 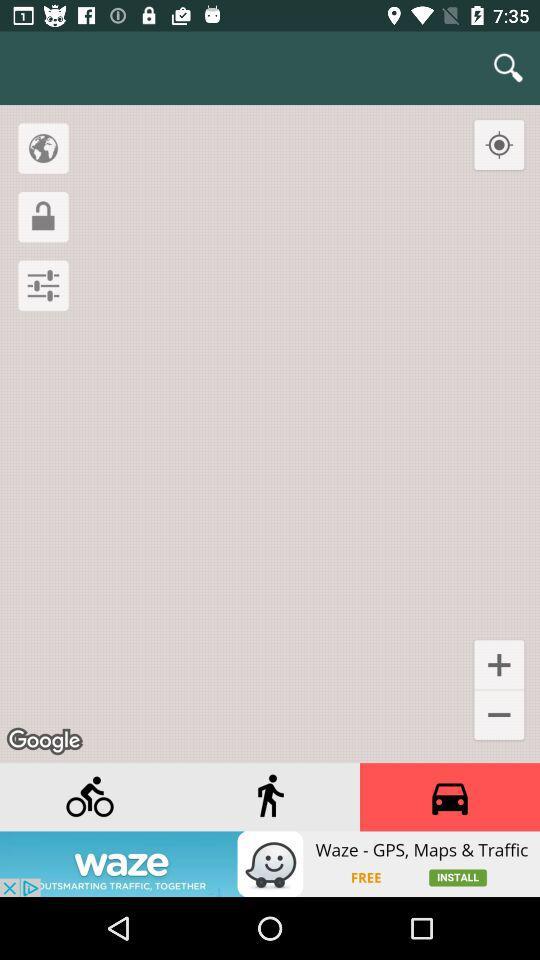 I want to click on the lock icon, so click(x=43, y=217).